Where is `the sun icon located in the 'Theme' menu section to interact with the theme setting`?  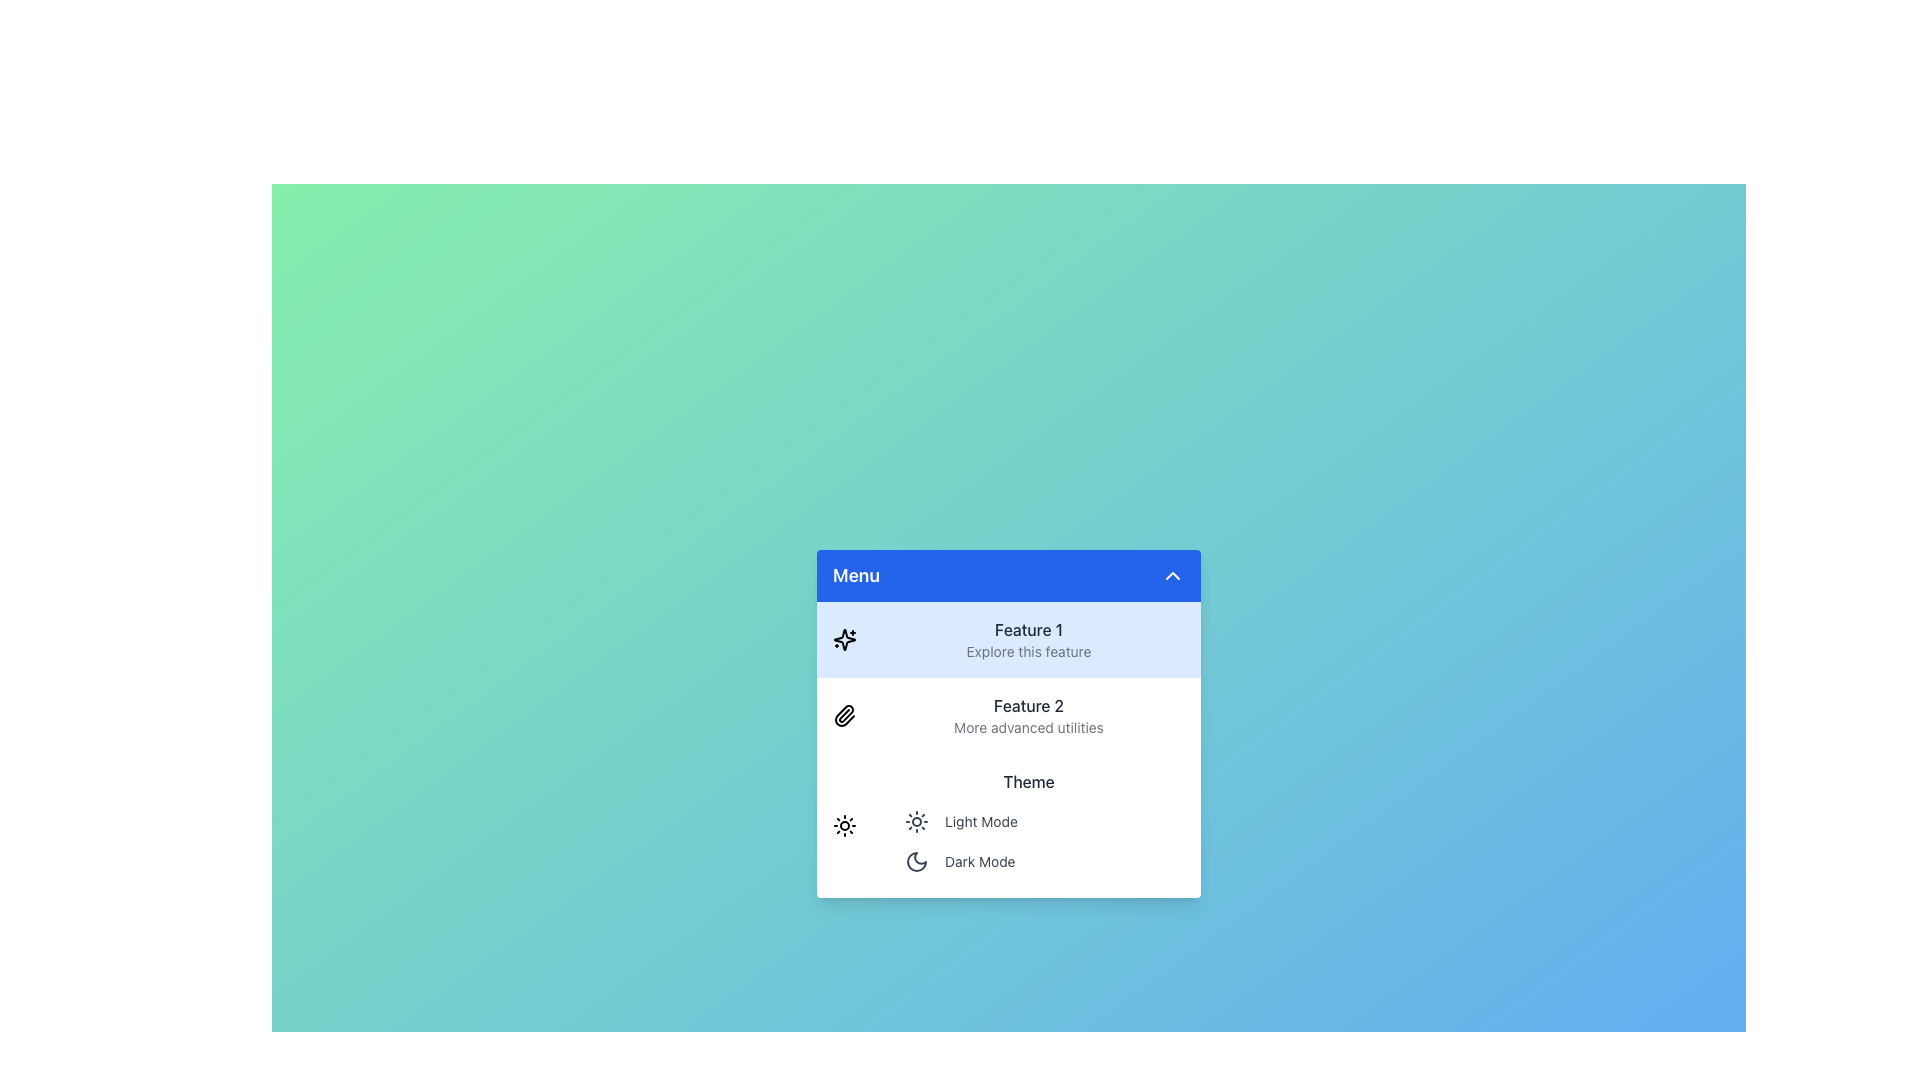
the sun icon located in the 'Theme' menu section to interact with the theme setting is located at coordinates (844, 825).